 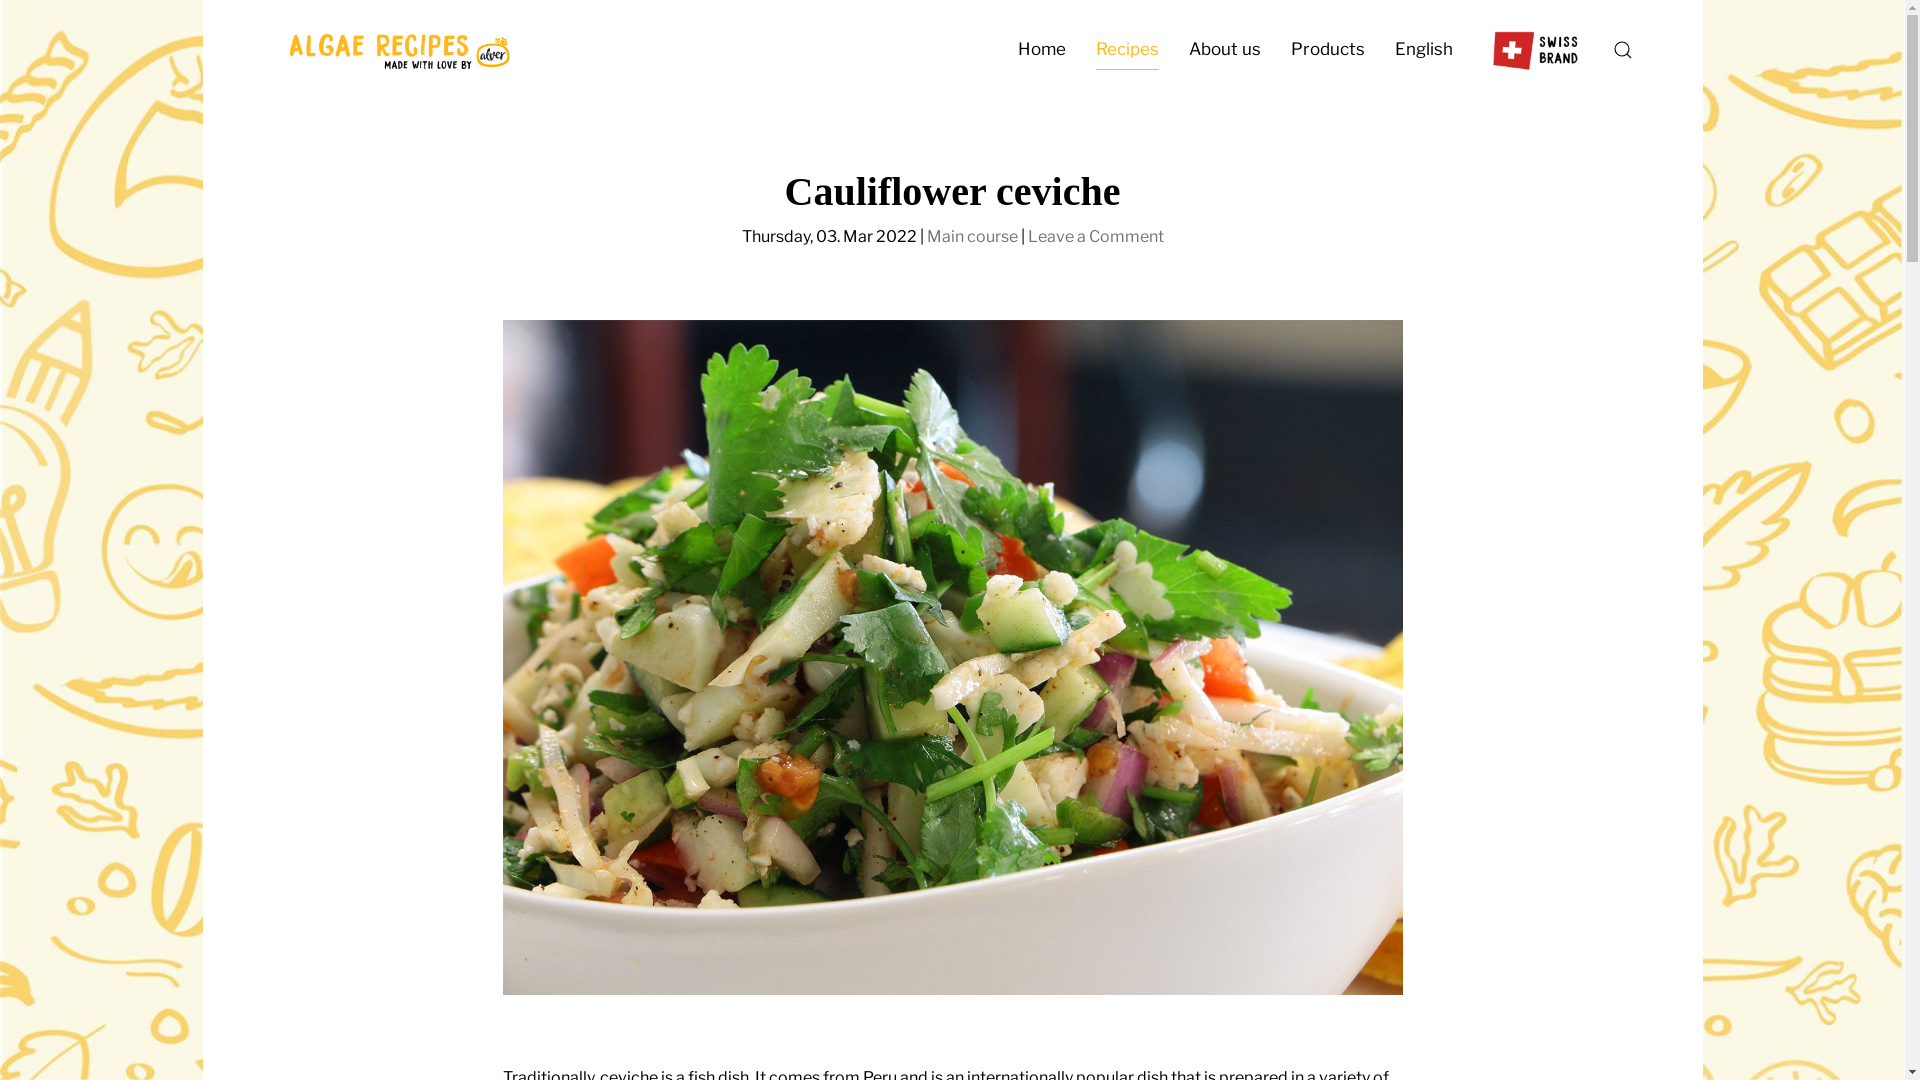 I want to click on 'Leave a Comment', so click(x=1094, y=235).